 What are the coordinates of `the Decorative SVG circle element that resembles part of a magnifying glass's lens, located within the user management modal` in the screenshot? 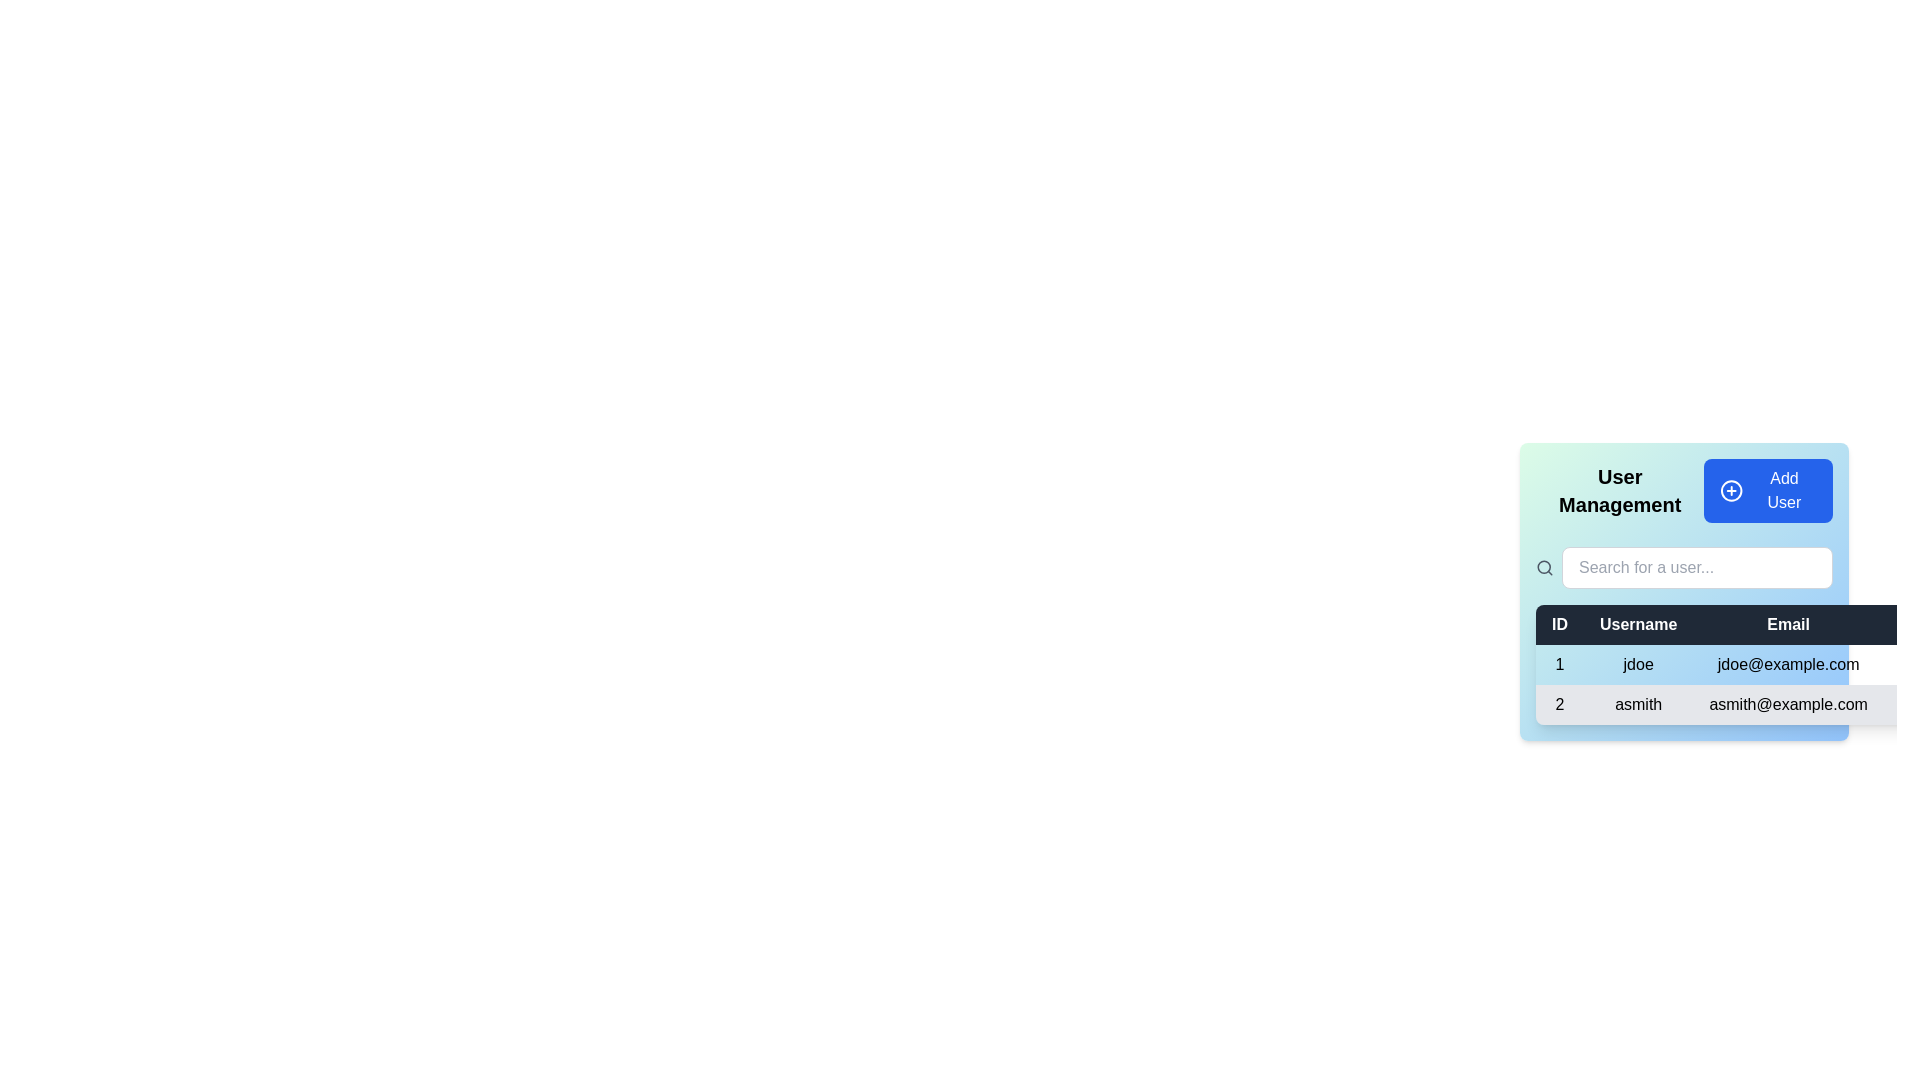 It's located at (1543, 567).